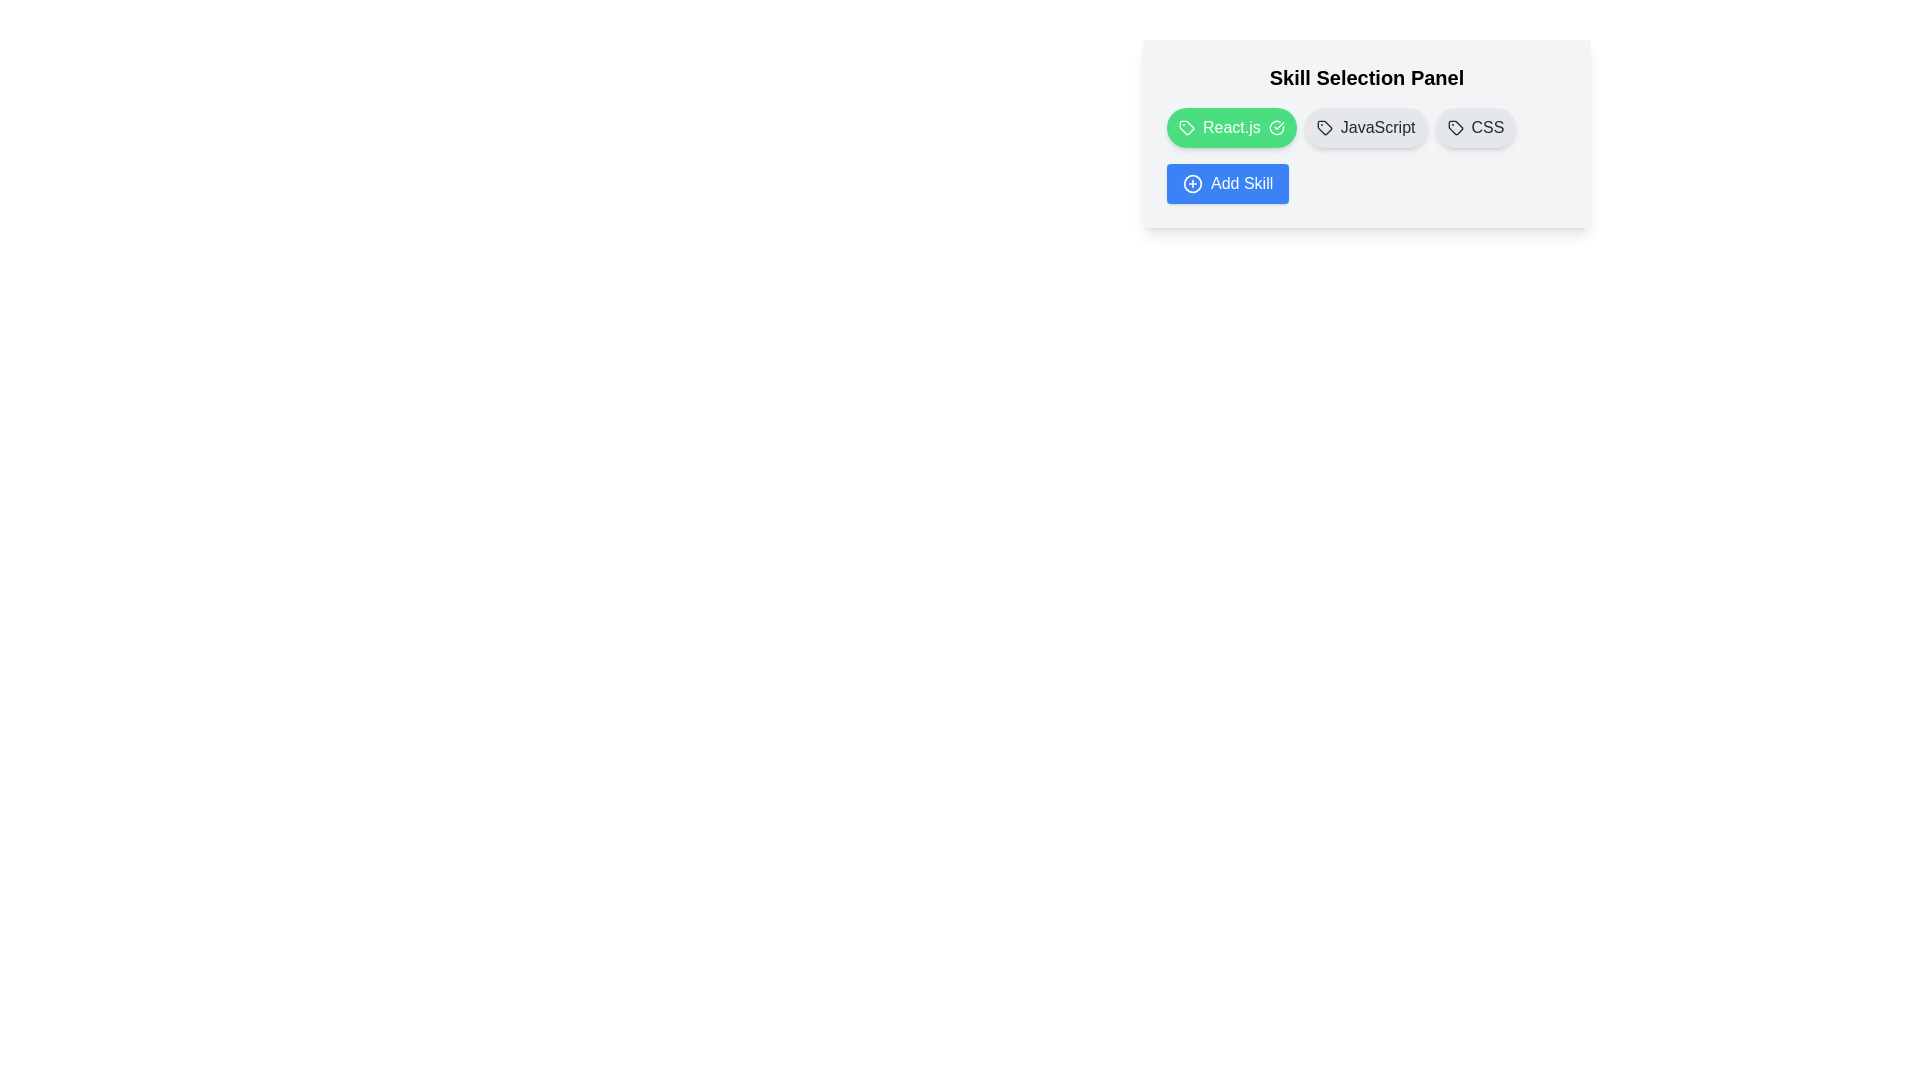 The width and height of the screenshot is (1920, 1080). What do you see at coordinates (1230, 127) in the screenshot?
I see `text label for the 'React.js' skill button, which is located in the Skill Selection Panel, to the right of the 'Add Skill' button` at bounding box center [1230, 127].